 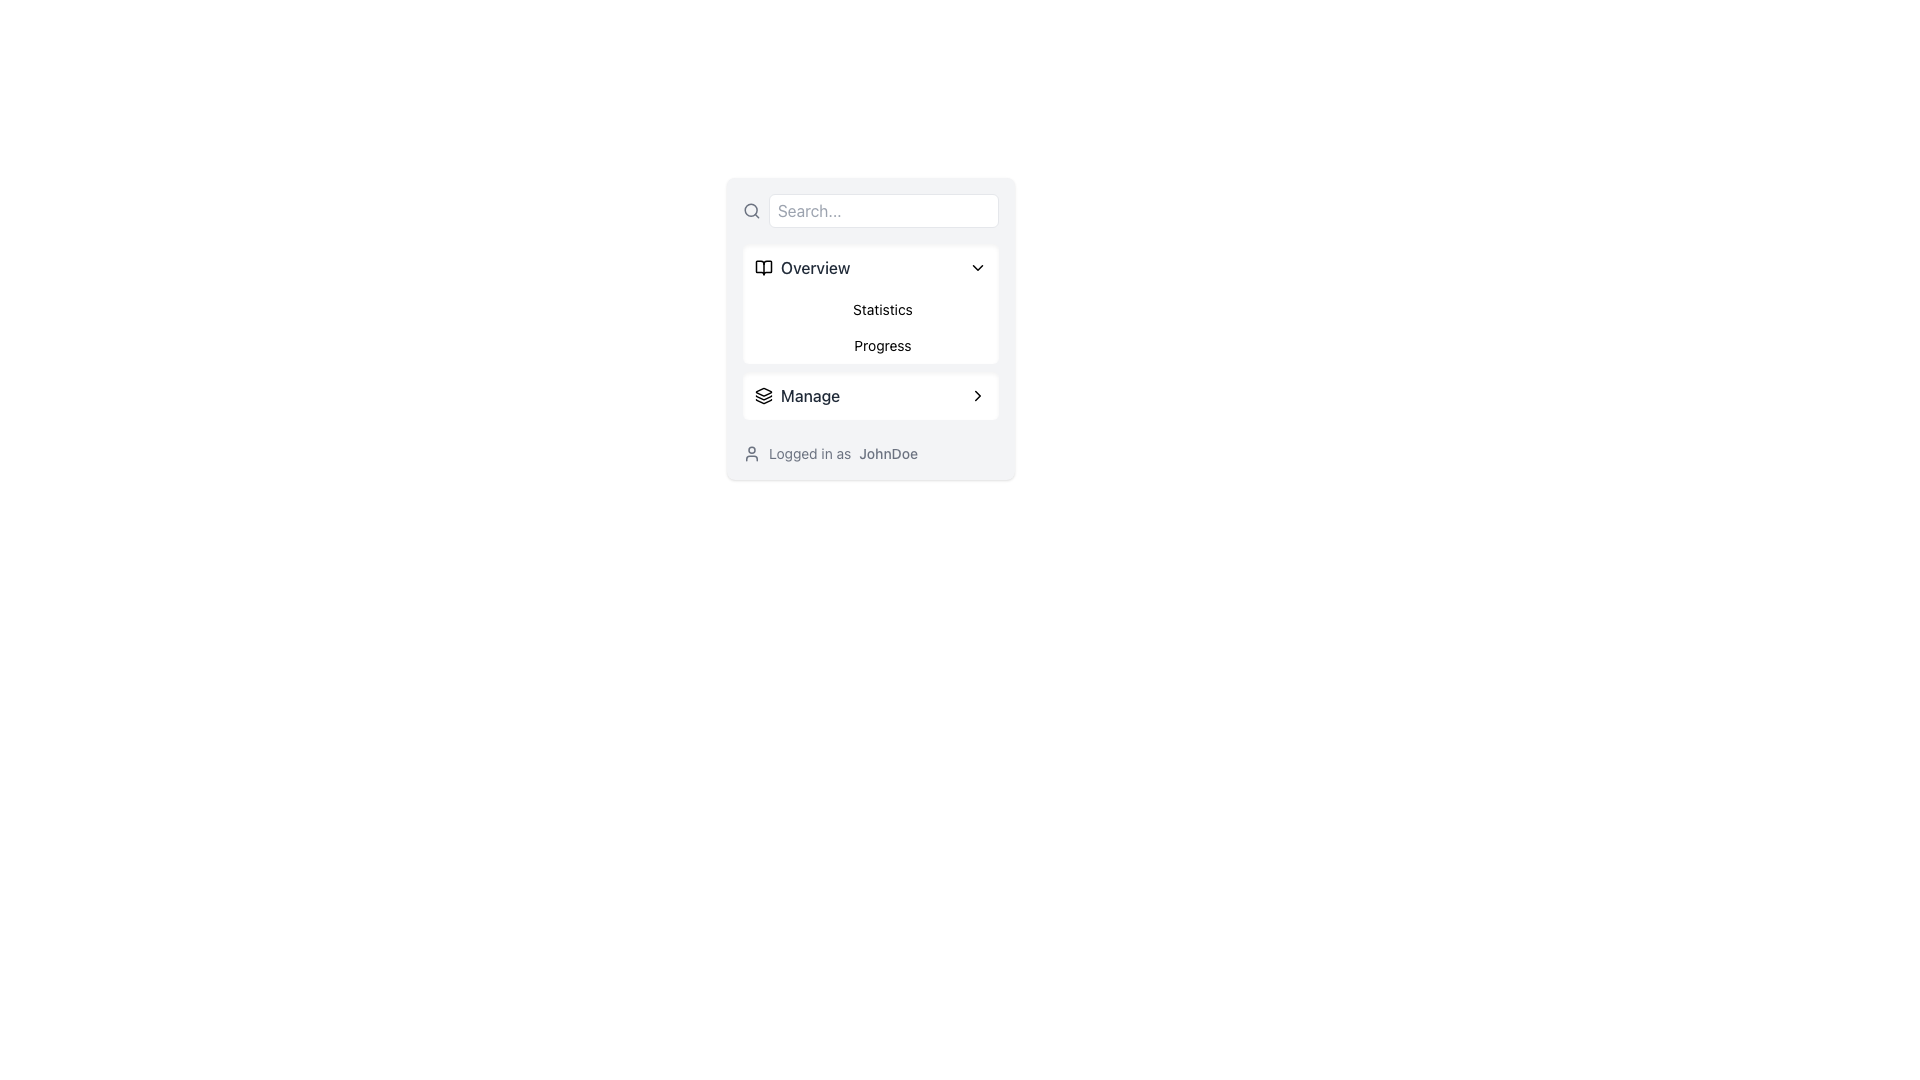 What do you see at coordinates (750, 210) in the screenshot?
I see `the SVG Circle element located within the search icon at the top center-left of the interface` at bounding box center [750, 210].